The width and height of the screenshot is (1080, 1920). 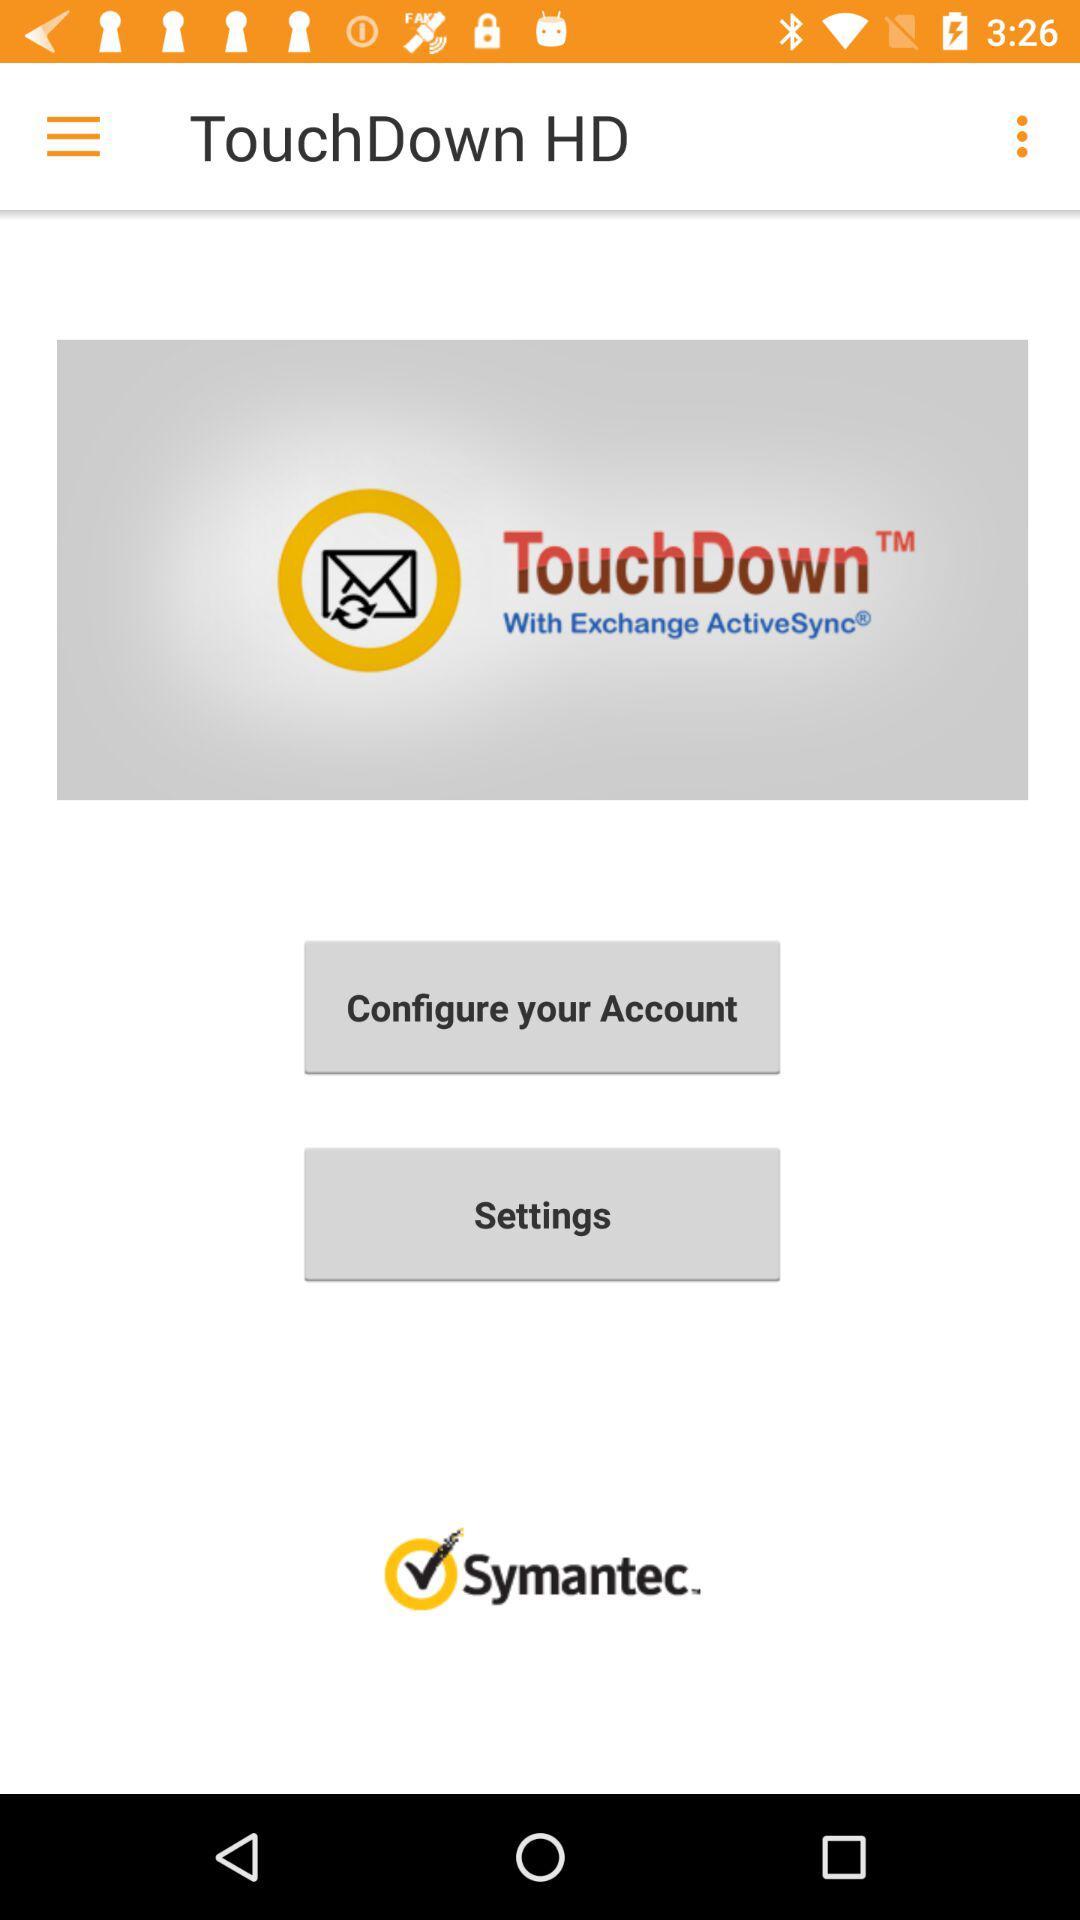 What do you see at coordinates (72, 135) in the screenshot?
I see `icon next to the touchdown hd item` at bounding box center [72, 135].